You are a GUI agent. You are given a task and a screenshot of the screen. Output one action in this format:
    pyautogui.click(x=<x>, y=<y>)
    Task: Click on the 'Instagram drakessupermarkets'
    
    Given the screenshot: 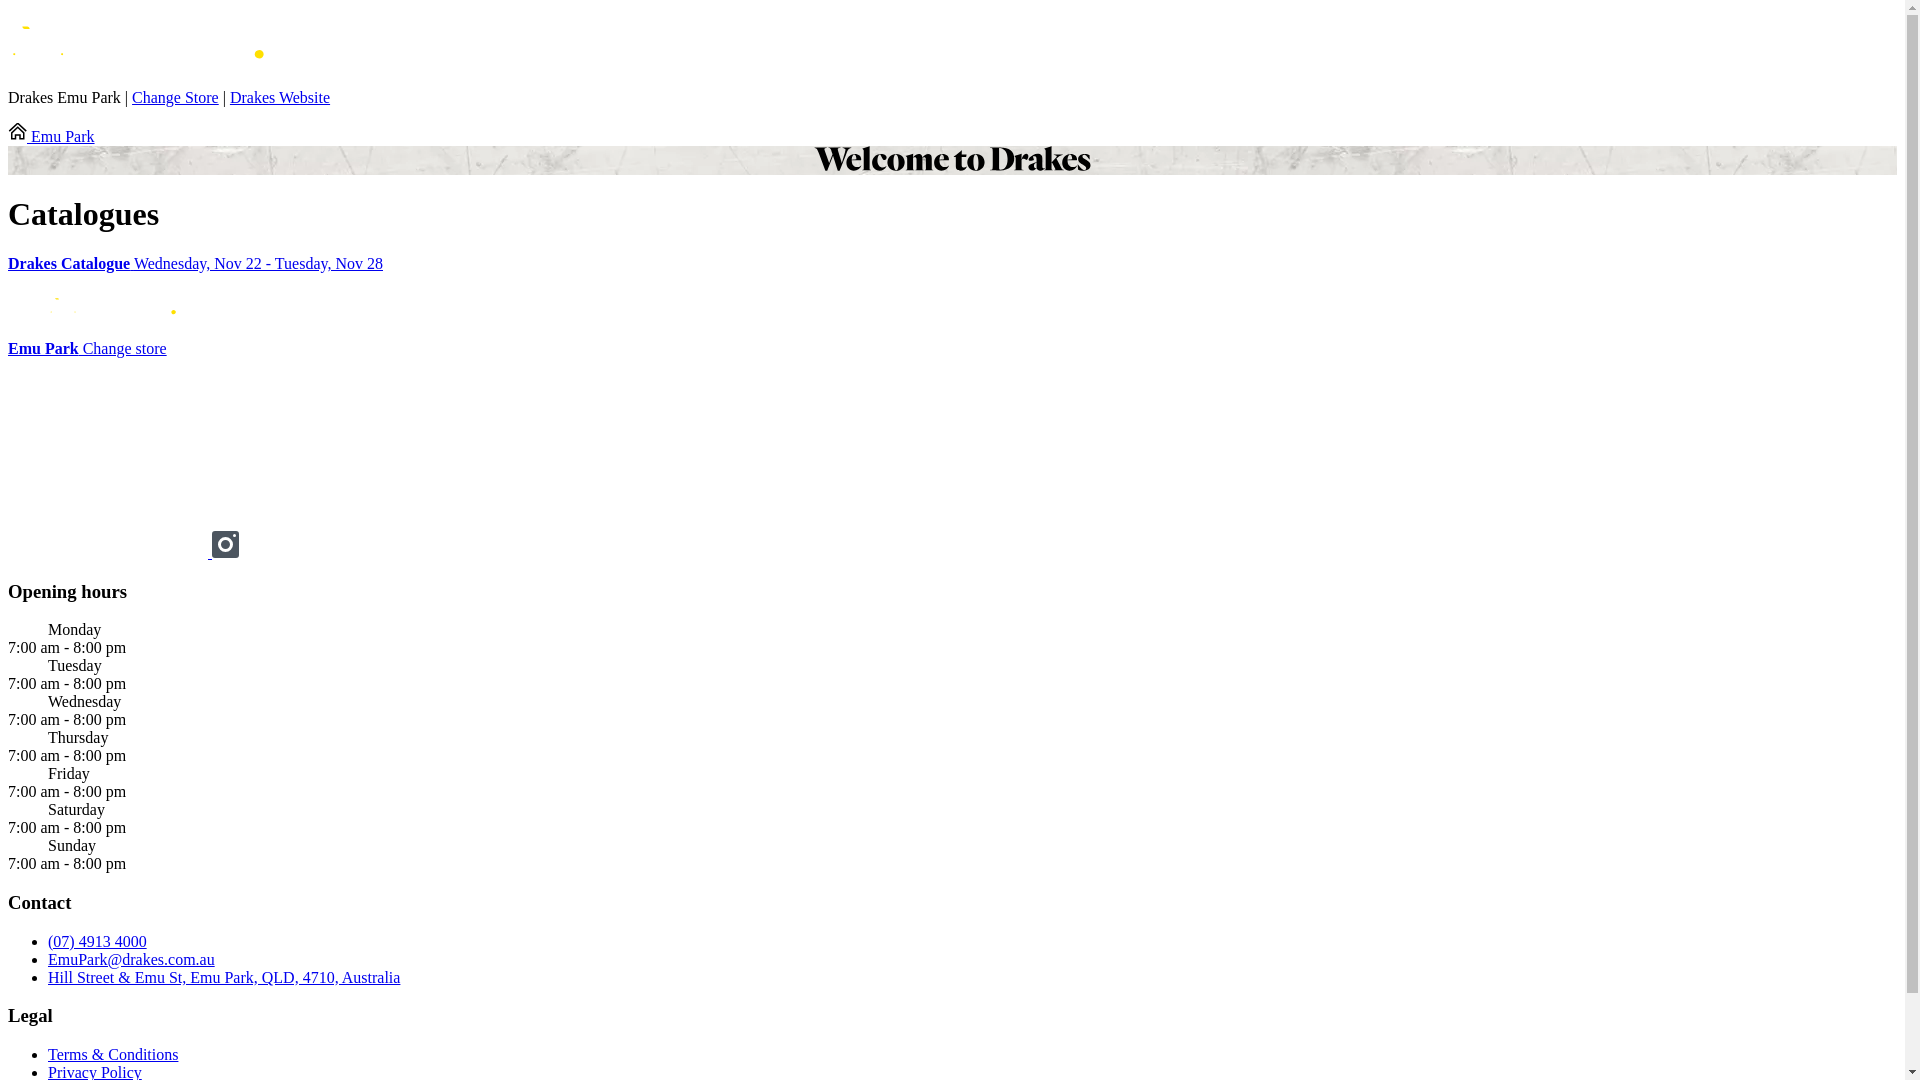 What is the action you would take?
    pyautogui.click(x=225, y=552)
    